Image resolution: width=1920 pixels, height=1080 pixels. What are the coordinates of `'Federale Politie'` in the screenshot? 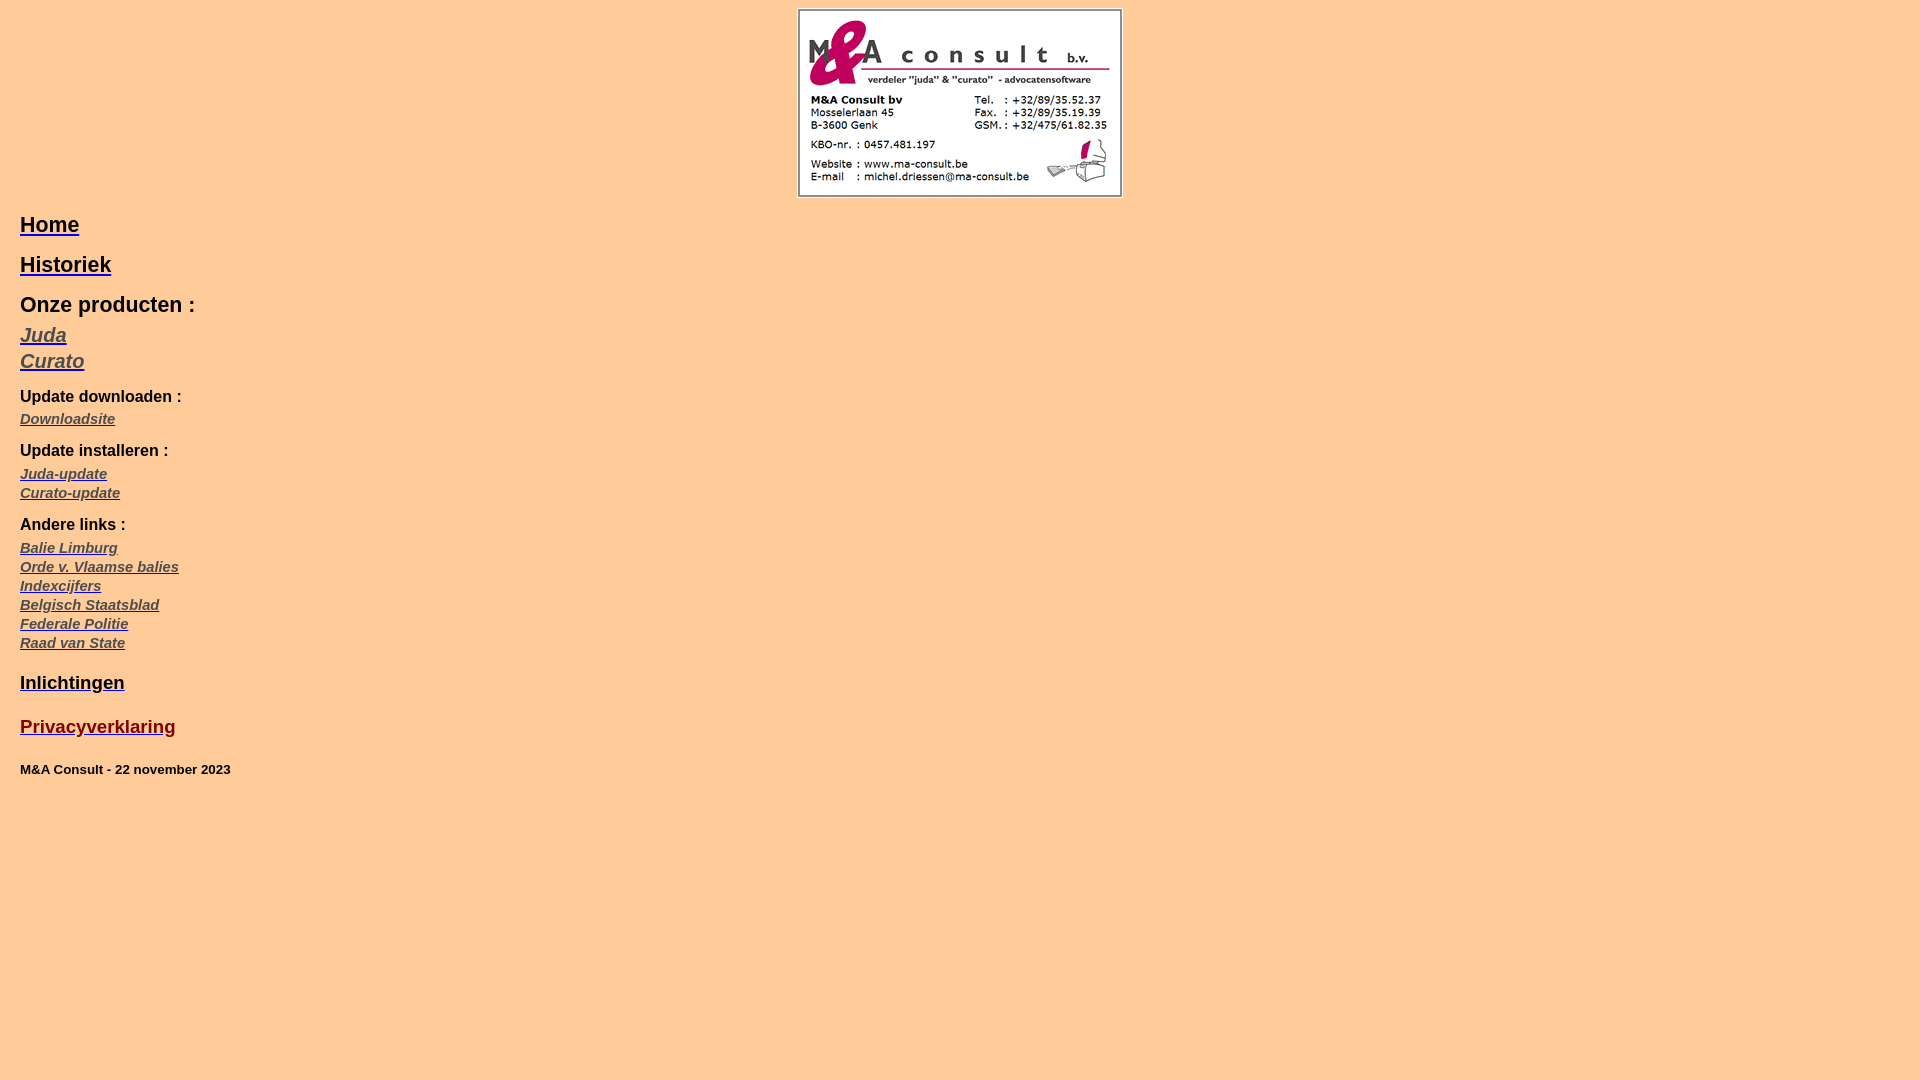 It's located at (73, 623).